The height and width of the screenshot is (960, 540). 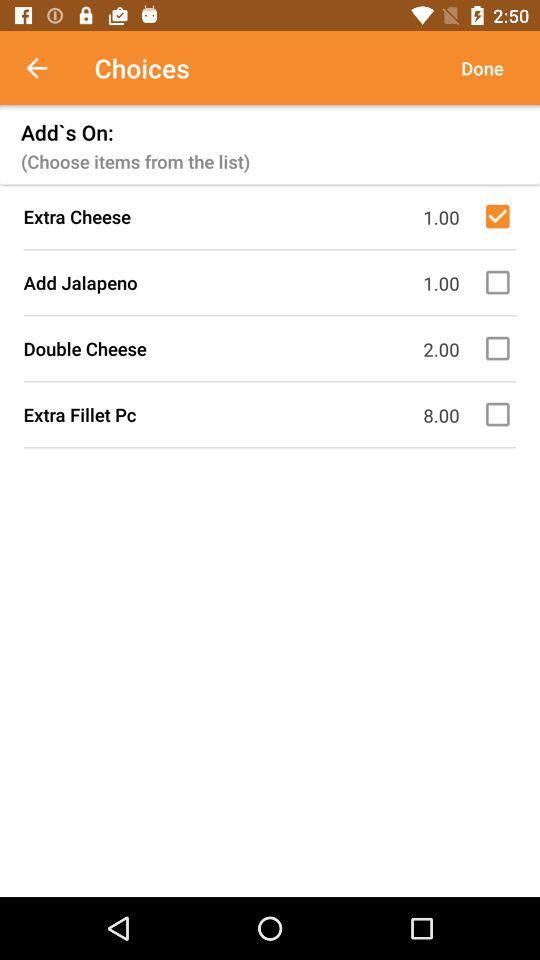 I want to click on food add-on check box, so click(x=500, y=281).